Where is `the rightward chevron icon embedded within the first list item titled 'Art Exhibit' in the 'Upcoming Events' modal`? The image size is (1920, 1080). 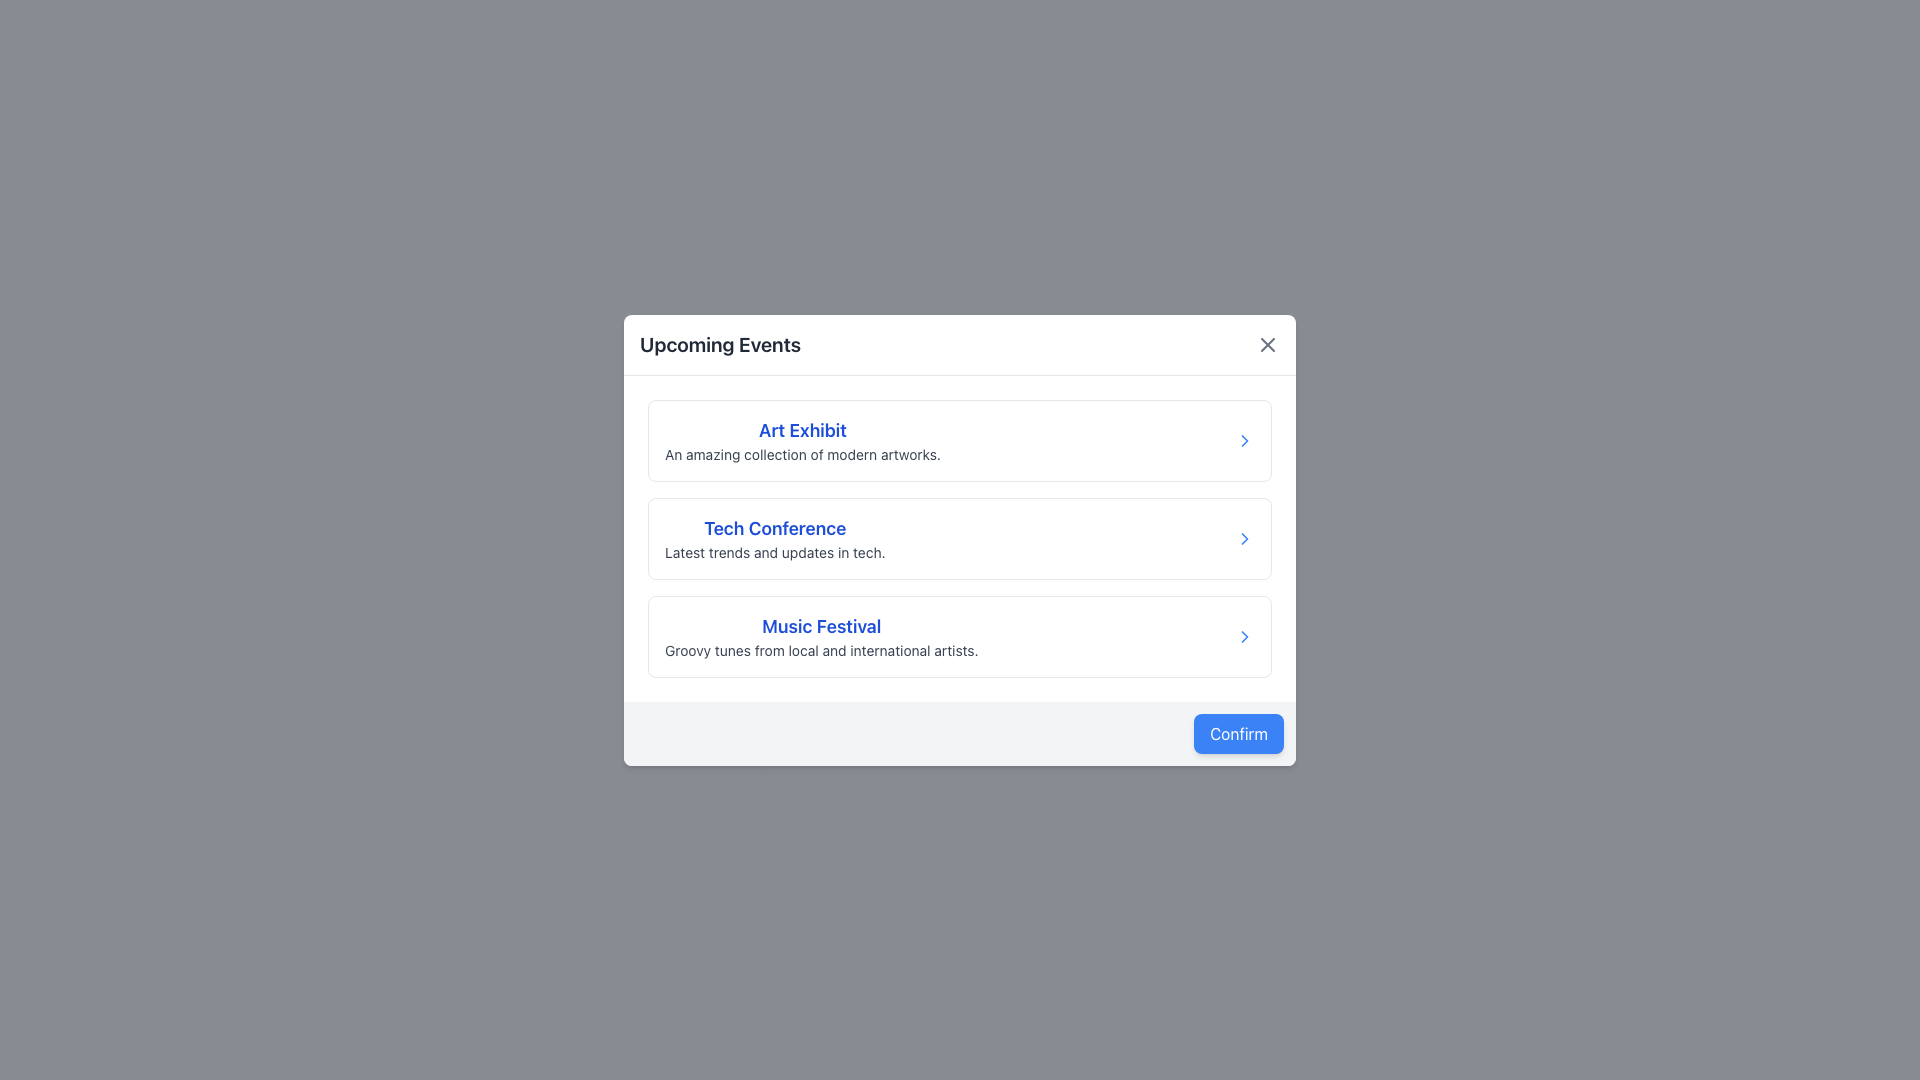 the rightward chevron icon embedded within the first list item titled 'Art Exhibit' in the 'Upcoming Events' modal is located at coordinates (1243, 438).